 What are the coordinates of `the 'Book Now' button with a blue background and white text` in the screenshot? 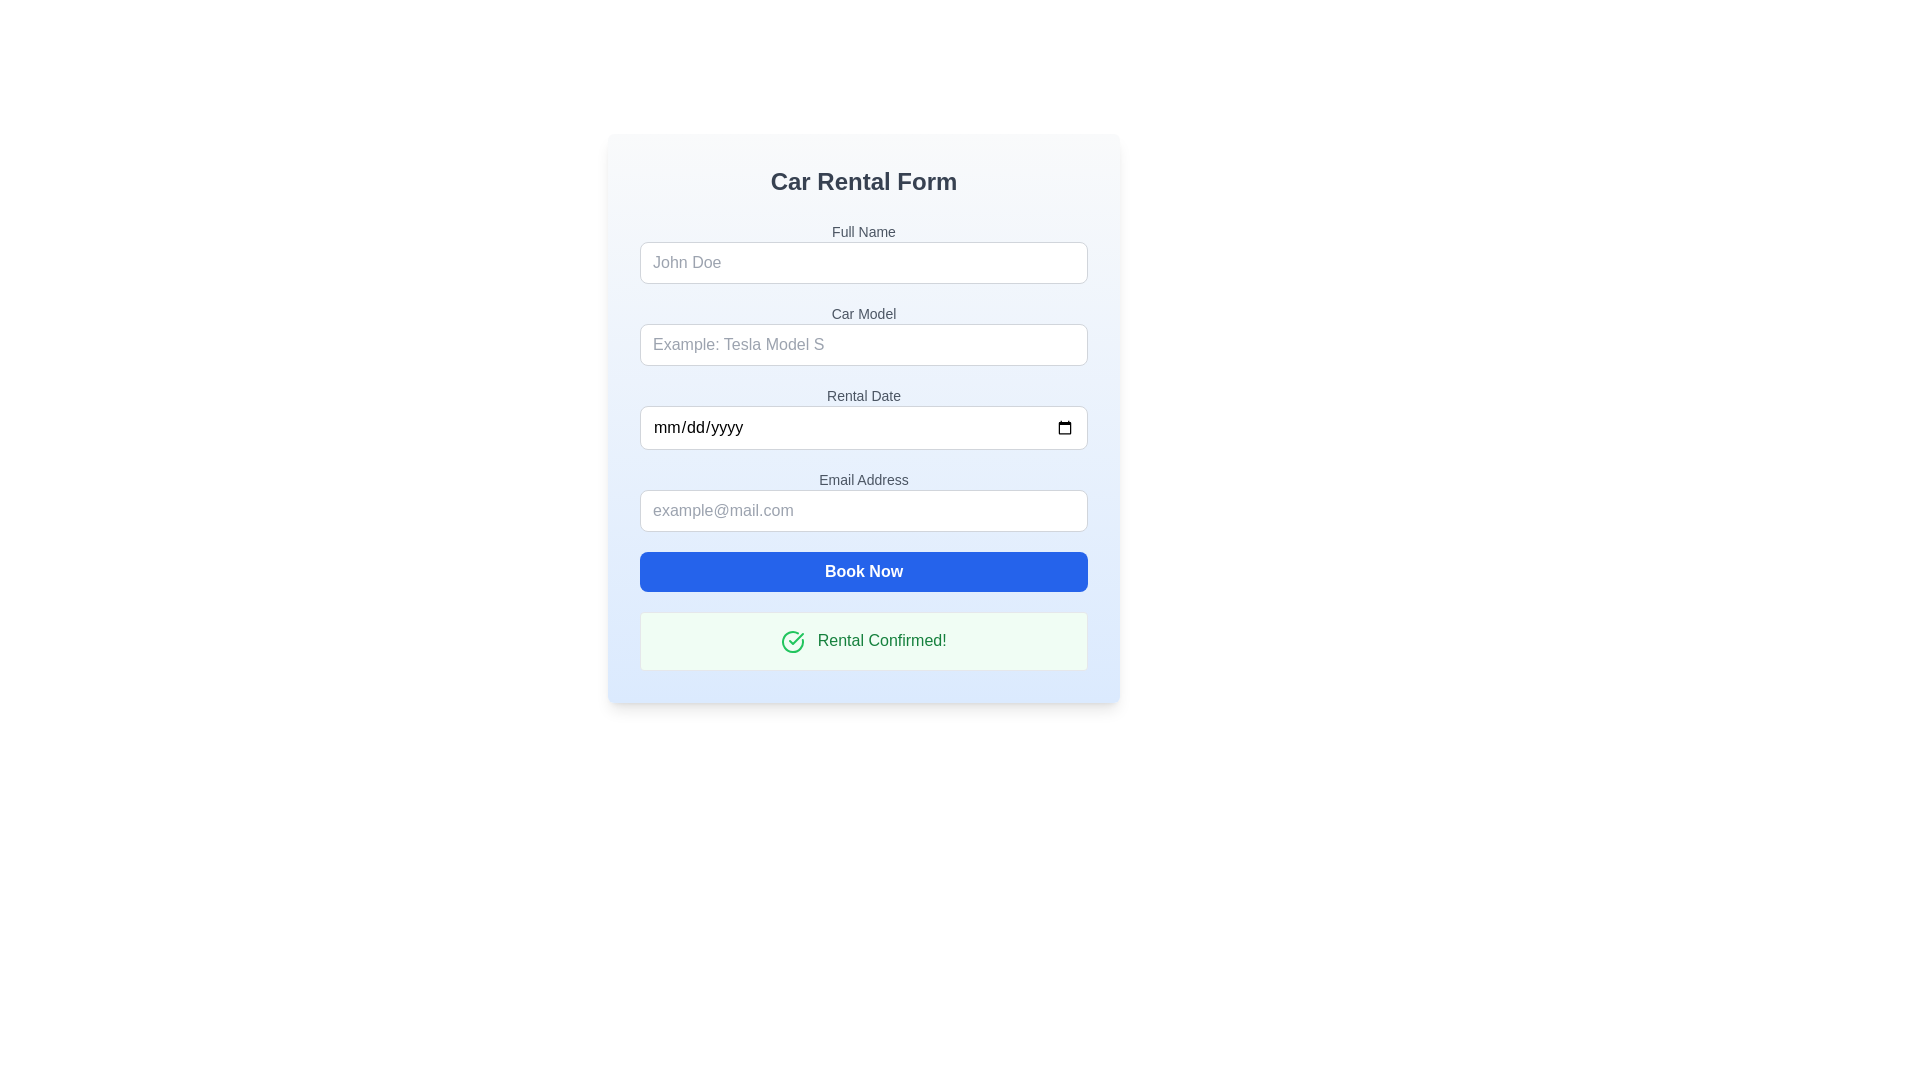 It's located at (864, 571).